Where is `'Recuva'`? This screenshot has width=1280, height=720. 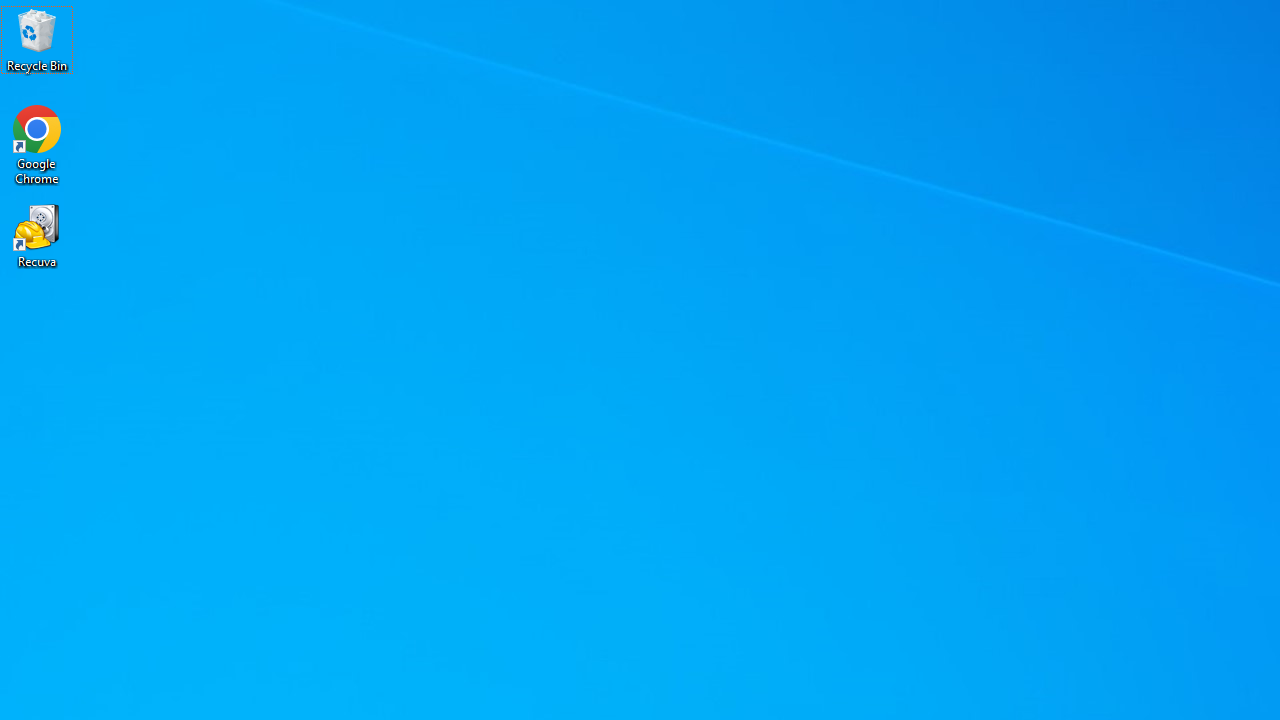 'Recuva' is located at coordinates (37, 234).